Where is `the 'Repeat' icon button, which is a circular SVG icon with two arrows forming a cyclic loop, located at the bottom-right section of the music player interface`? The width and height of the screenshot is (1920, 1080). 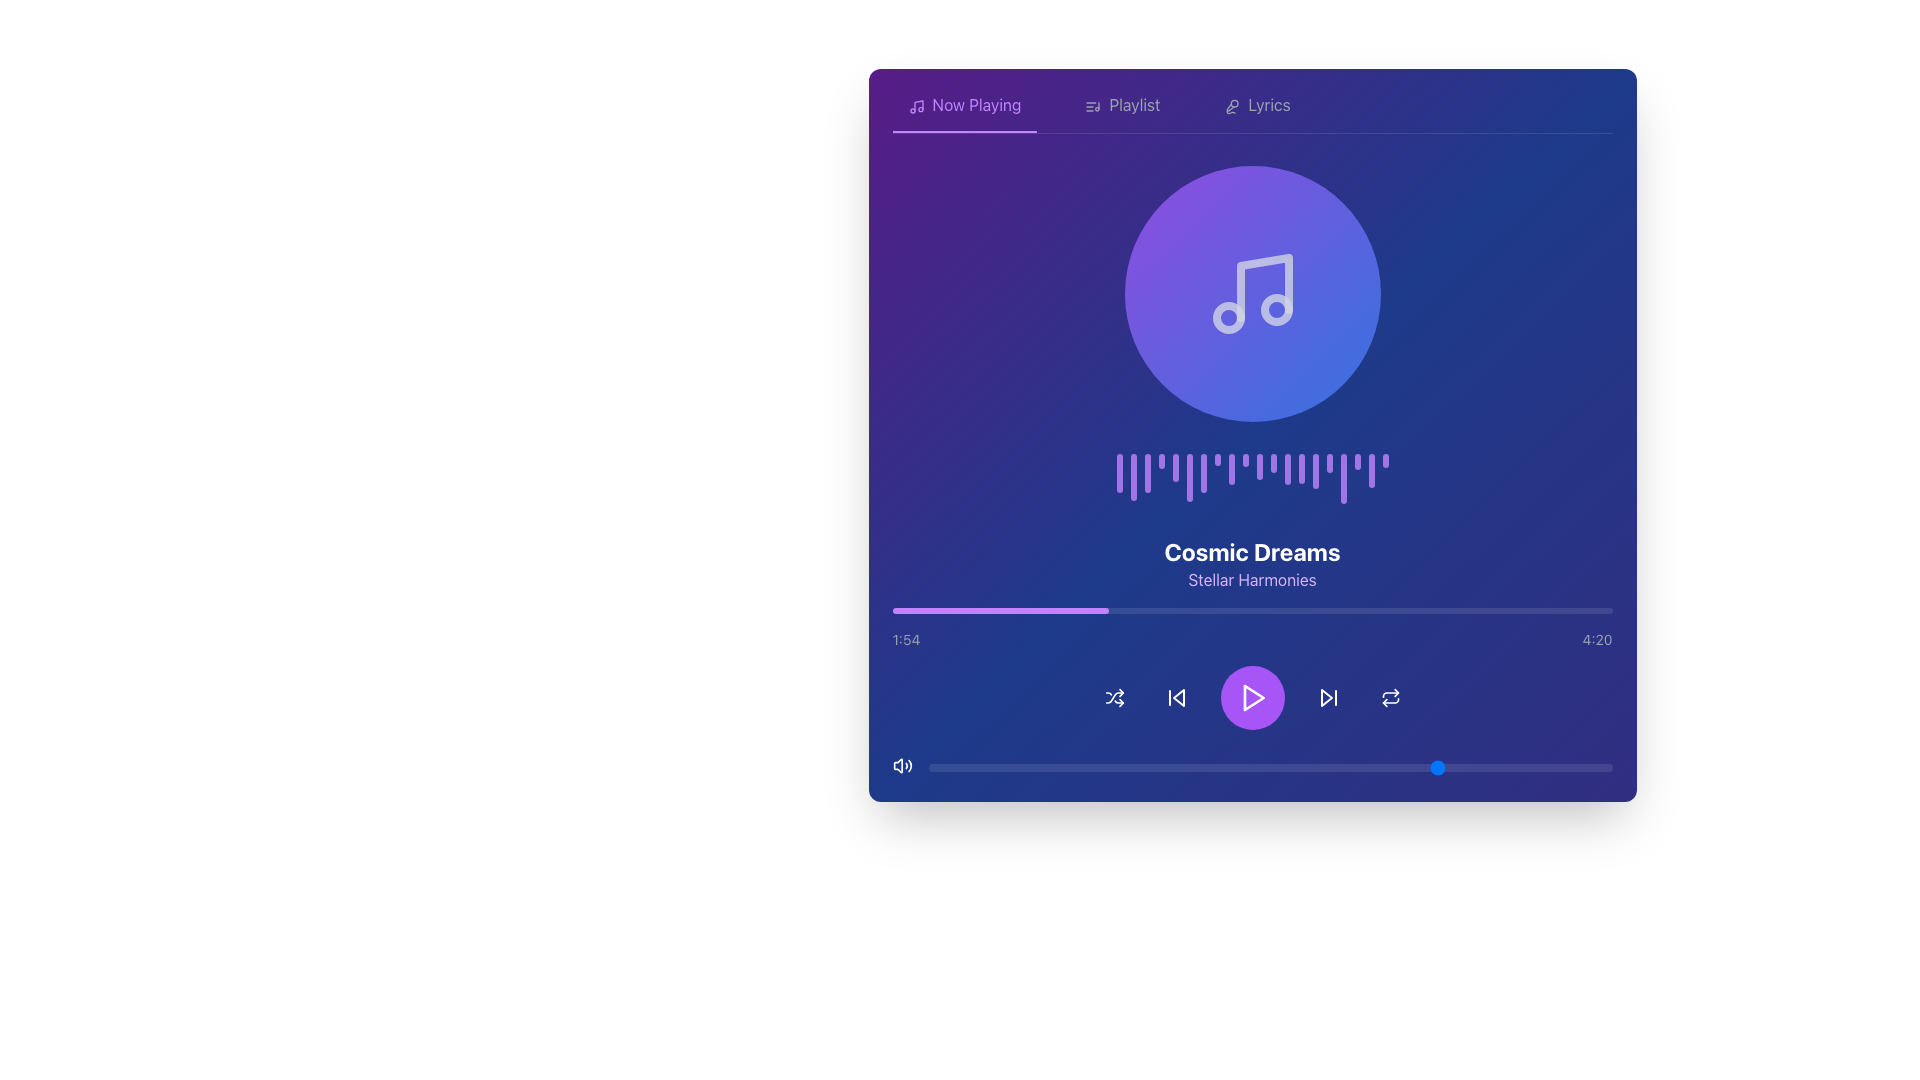
the 'Repeat' icon button, which is a circular SVG icon with two arrows forming a cyclic loop, located at the bottom-right section of the music player interface is located at coordinates (1389, 697).